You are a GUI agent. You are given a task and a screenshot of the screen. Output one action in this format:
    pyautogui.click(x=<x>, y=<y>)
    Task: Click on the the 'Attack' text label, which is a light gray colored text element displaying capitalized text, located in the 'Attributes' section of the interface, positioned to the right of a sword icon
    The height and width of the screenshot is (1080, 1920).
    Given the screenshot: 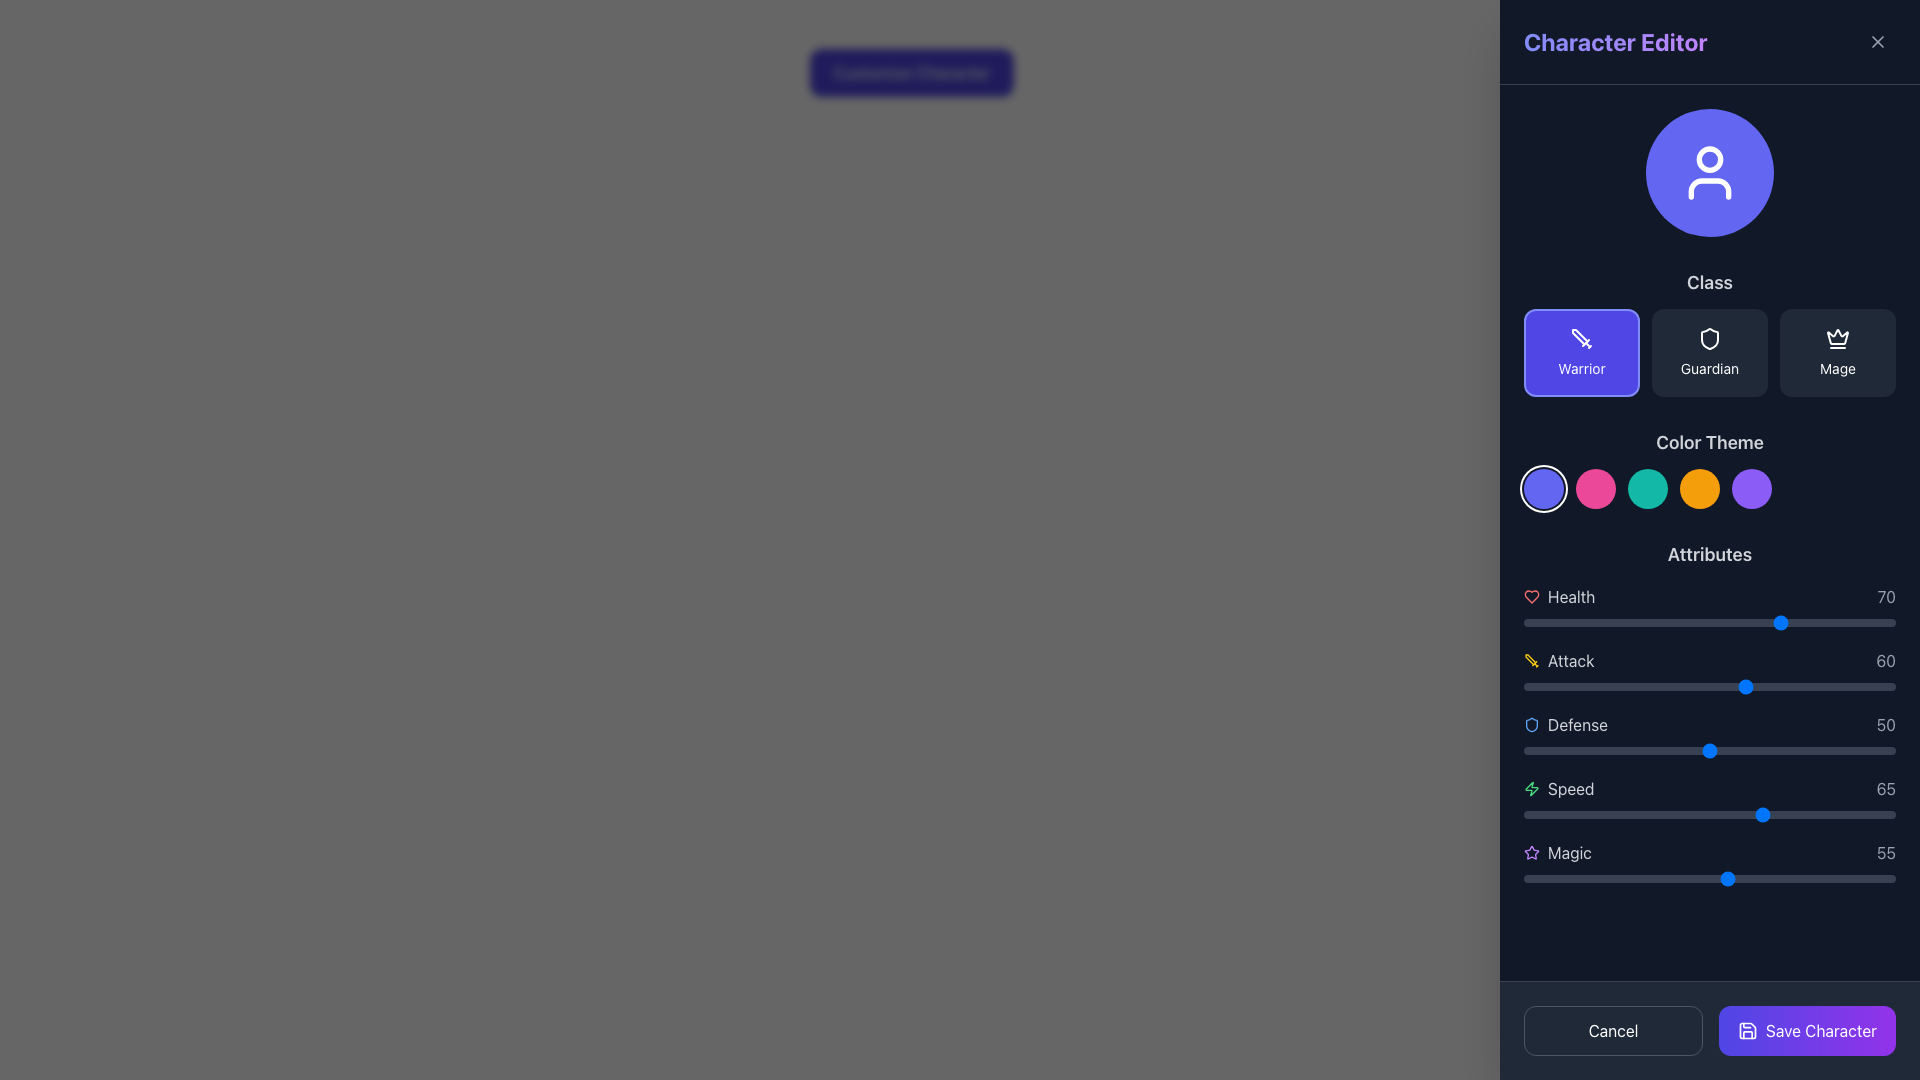 What is the action you would take?
    pyautogui.click(x=1570, y=660)
    